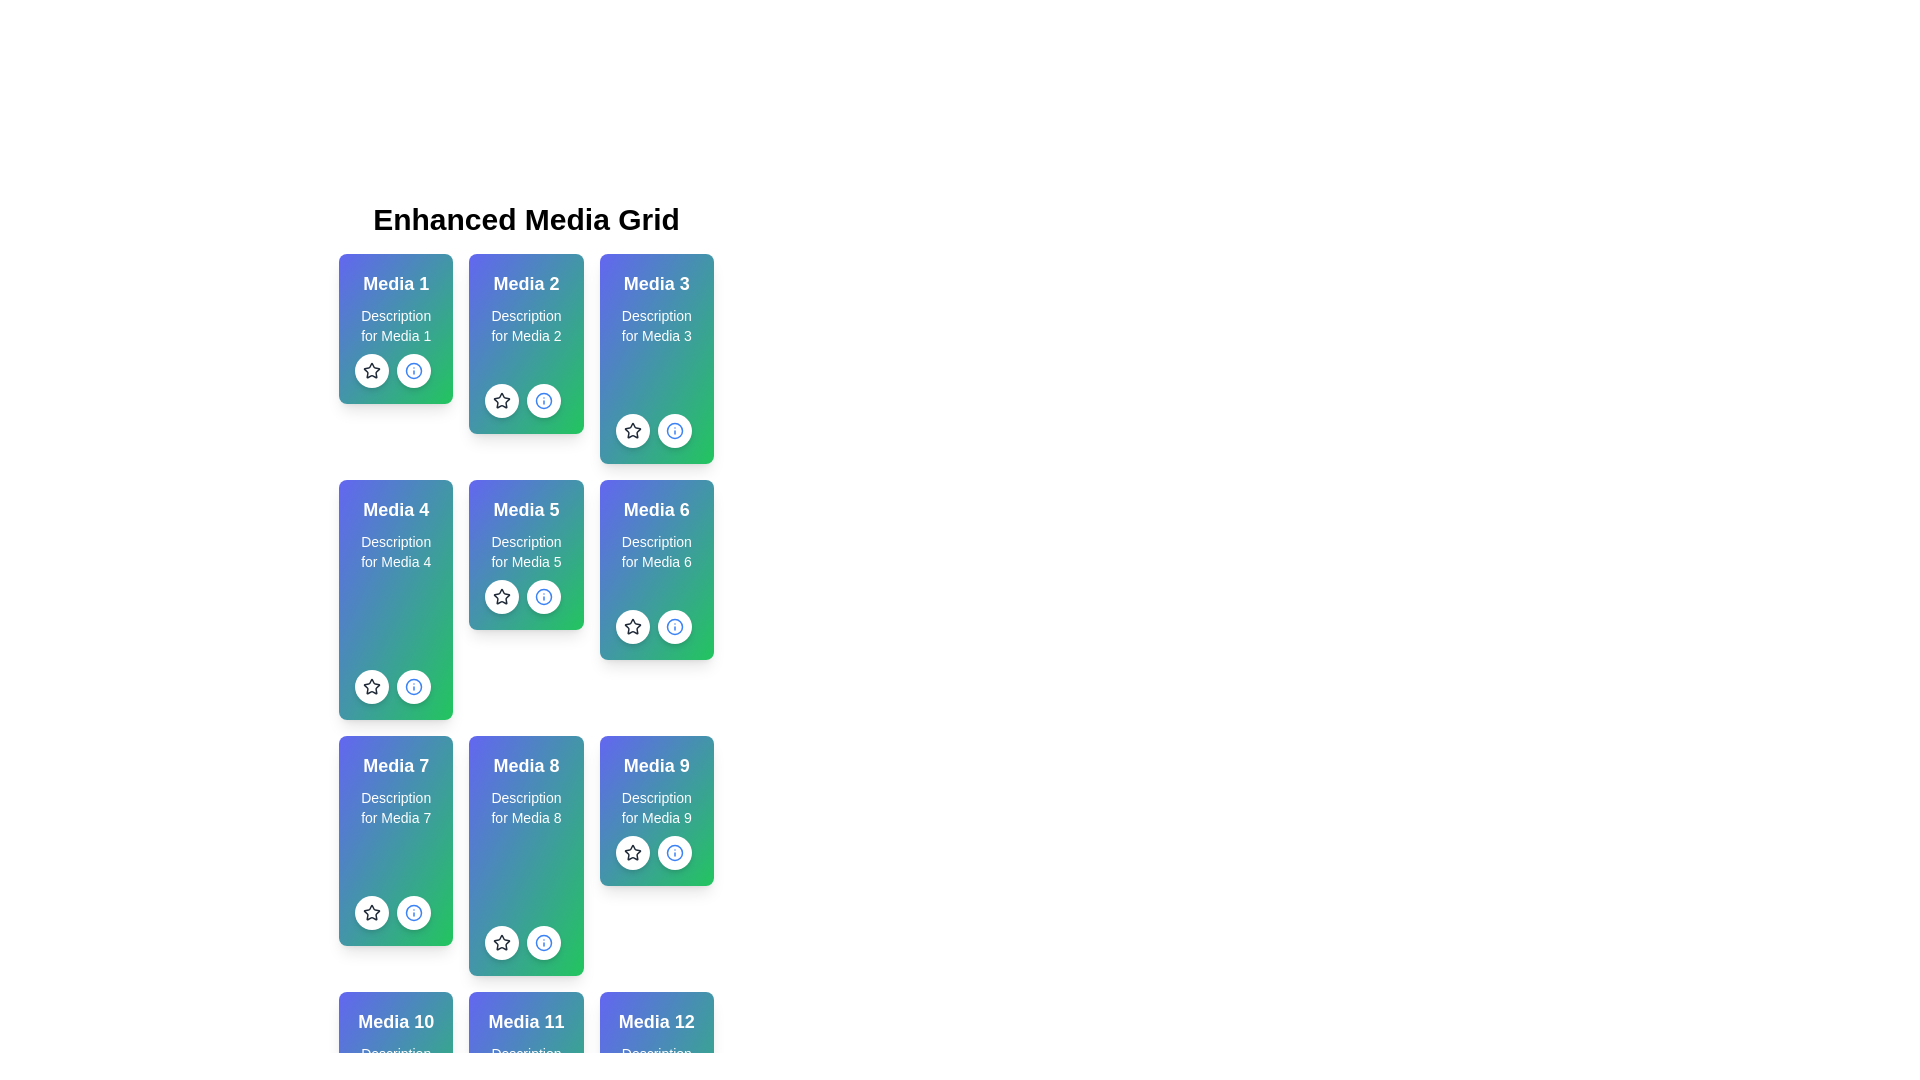 The height and width of the screenshot is (1080, 1920). Describe the element at coordinates (653, 430) in the screenshot. I see `the information icon button located at the bottom-left corner of the 'Media 3' card to get more information` at that location.